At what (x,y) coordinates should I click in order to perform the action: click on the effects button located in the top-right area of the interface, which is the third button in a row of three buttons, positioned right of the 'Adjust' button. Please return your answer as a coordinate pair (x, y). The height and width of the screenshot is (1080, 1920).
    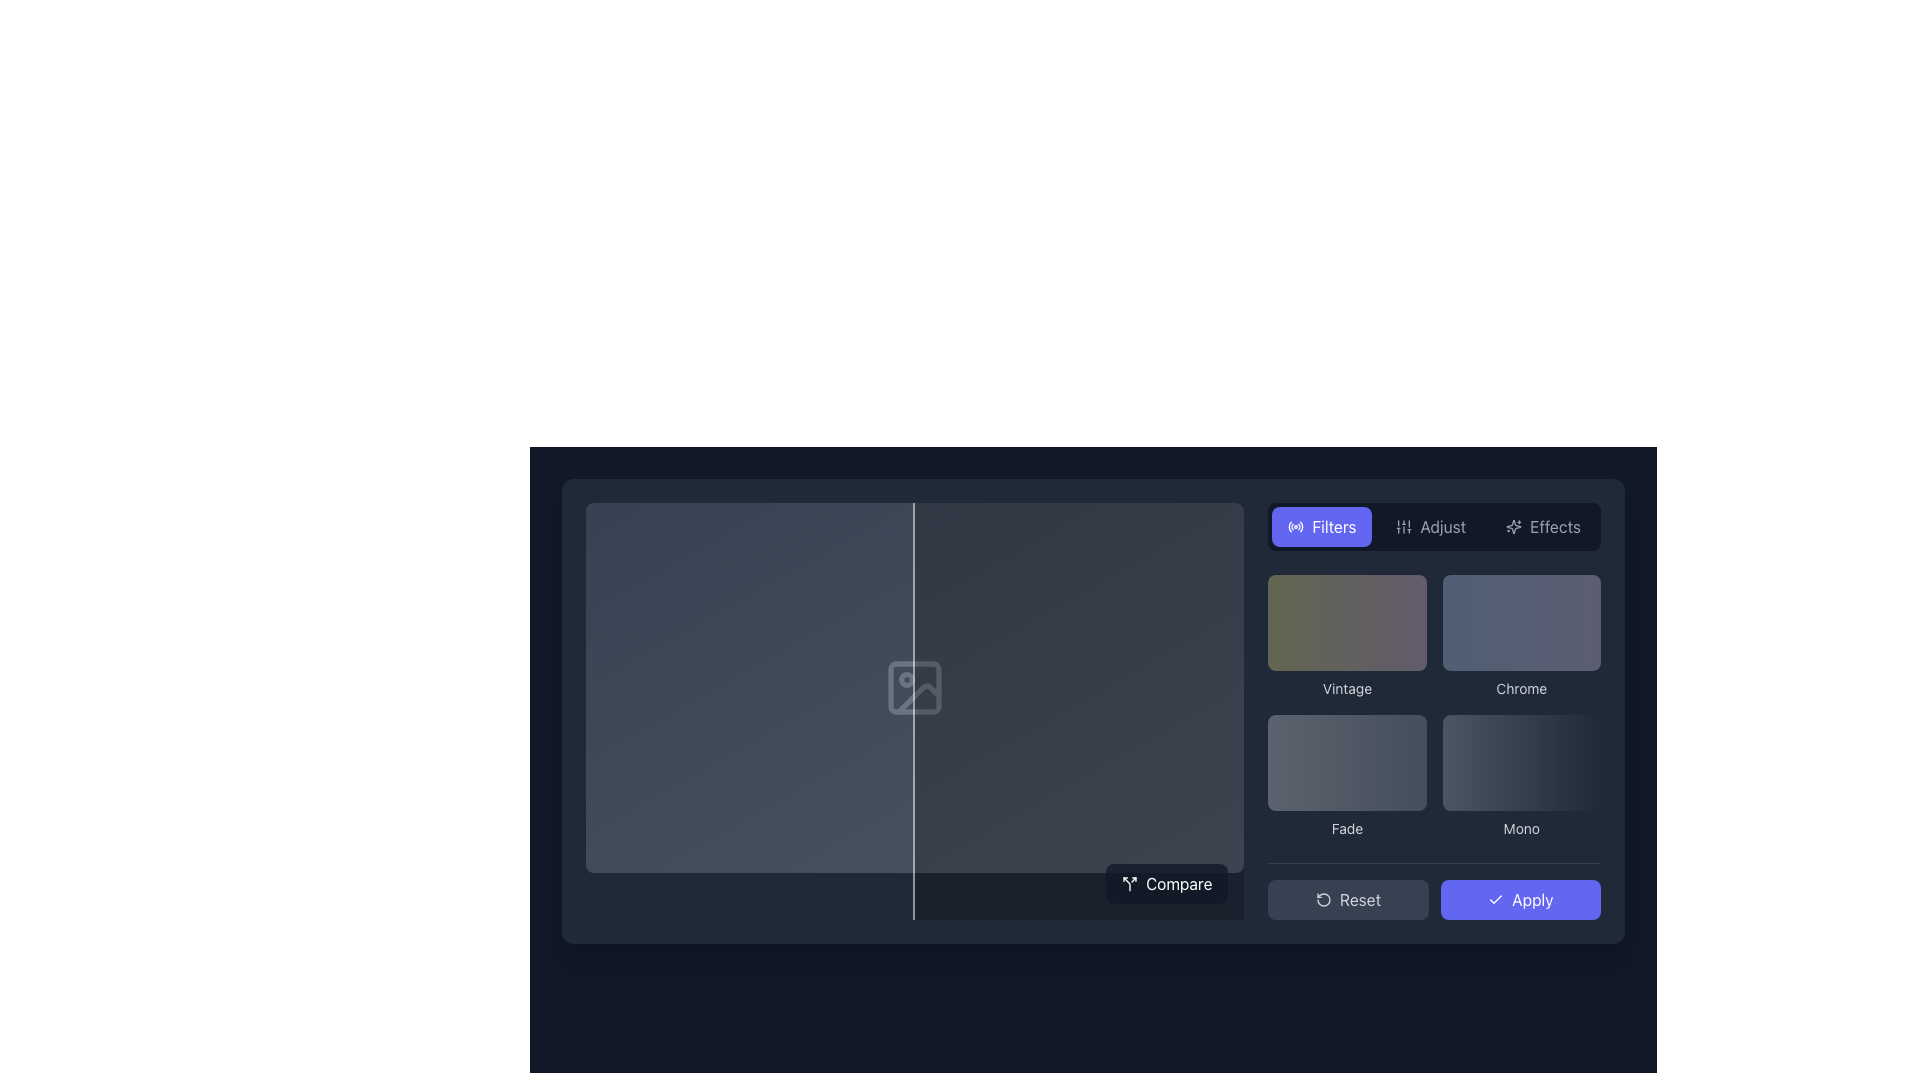
    Looking at the image, I should click on (1542, 526).